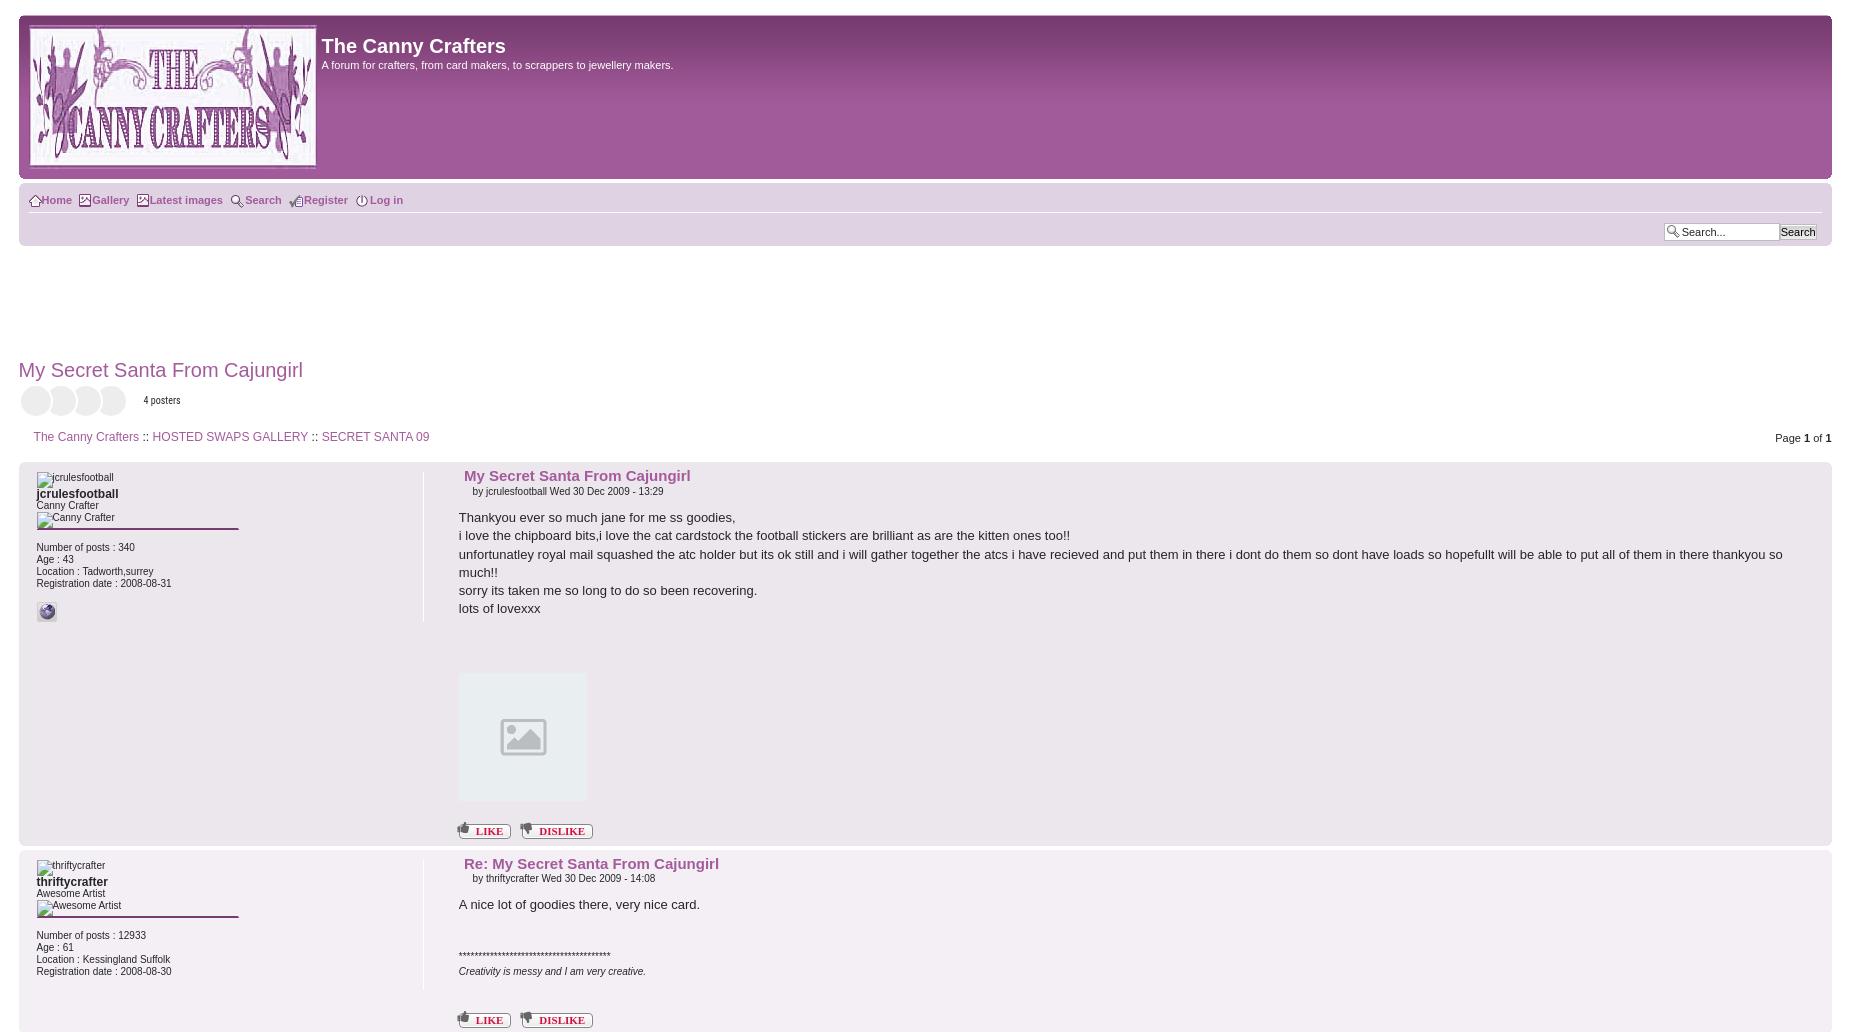 The height and width of the screenshot is (1032, 1850). Describe the element at coordinates (69, 892) in the screenshot. I see `'Awesome Artist'` at that location.